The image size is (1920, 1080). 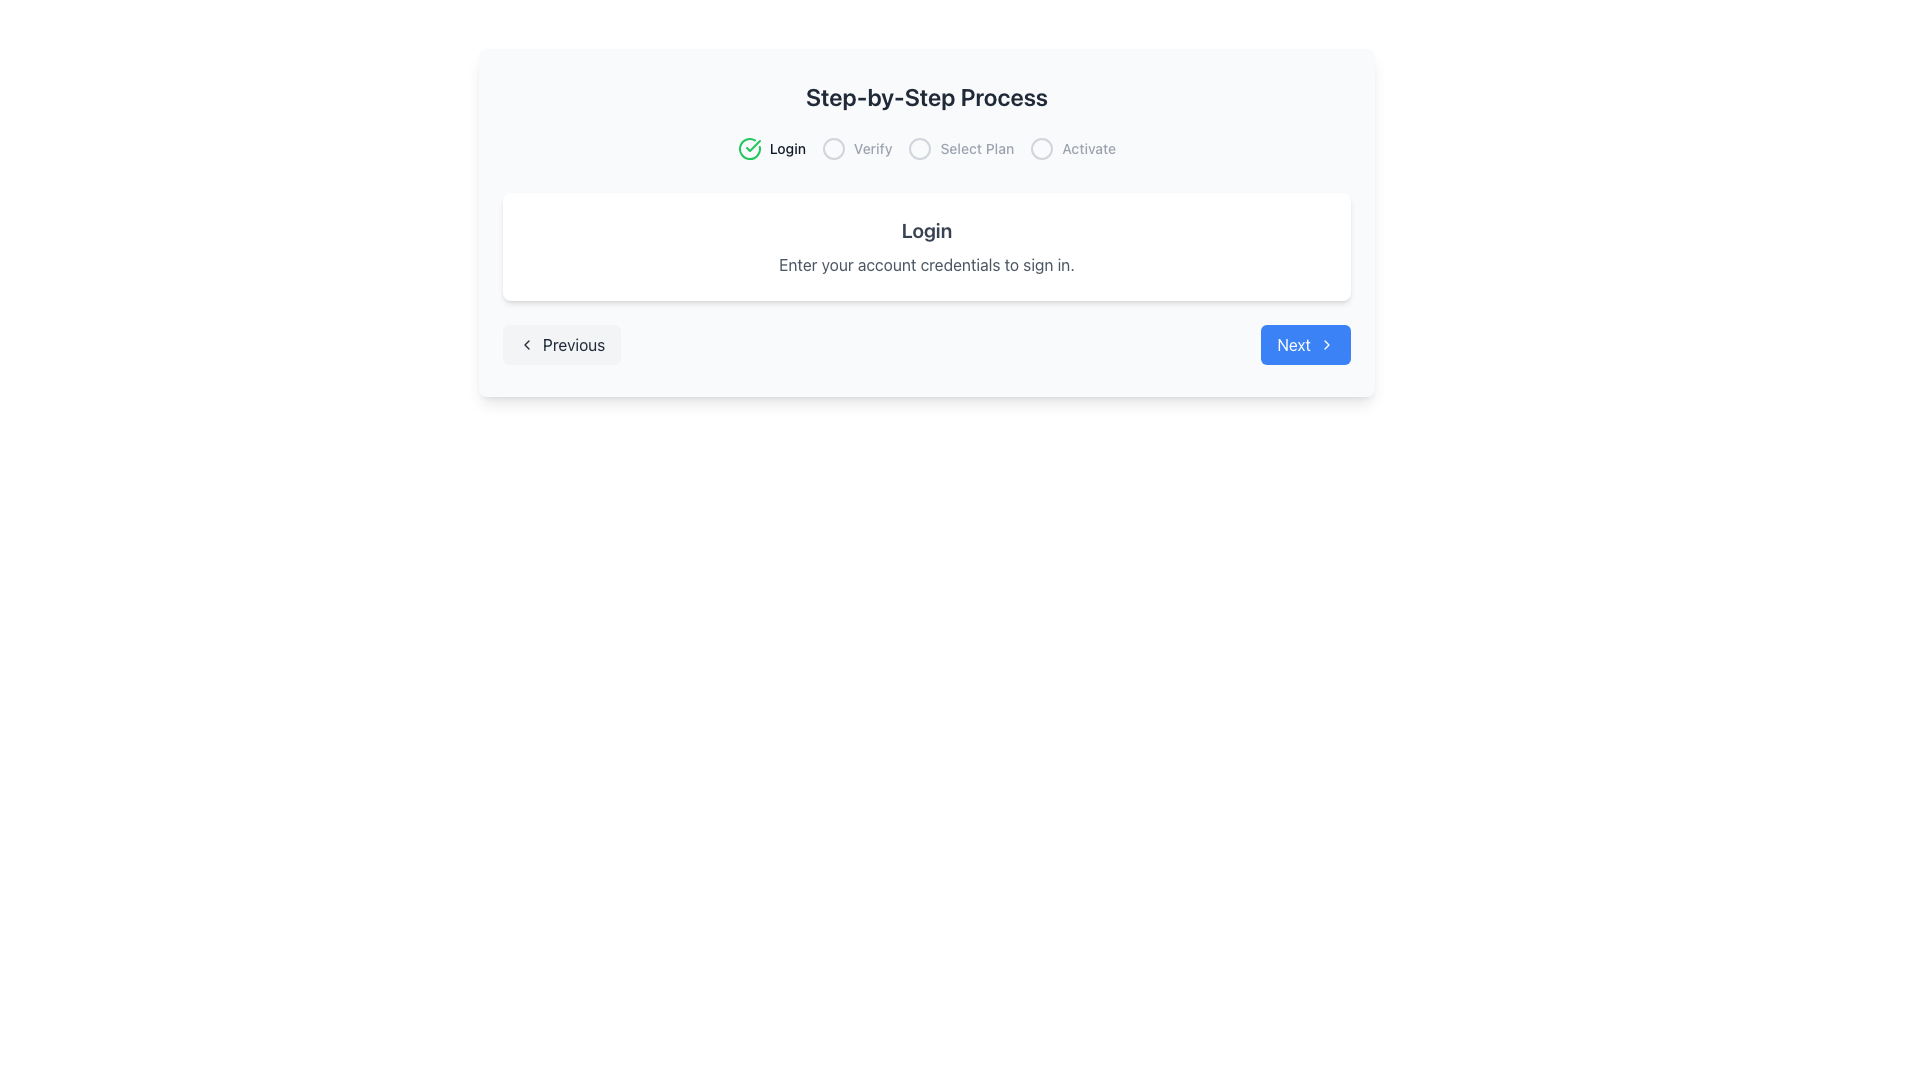 I want to click on the fourth step of the progress indicator labeled 'Activate', so click(x=1072, y=148).